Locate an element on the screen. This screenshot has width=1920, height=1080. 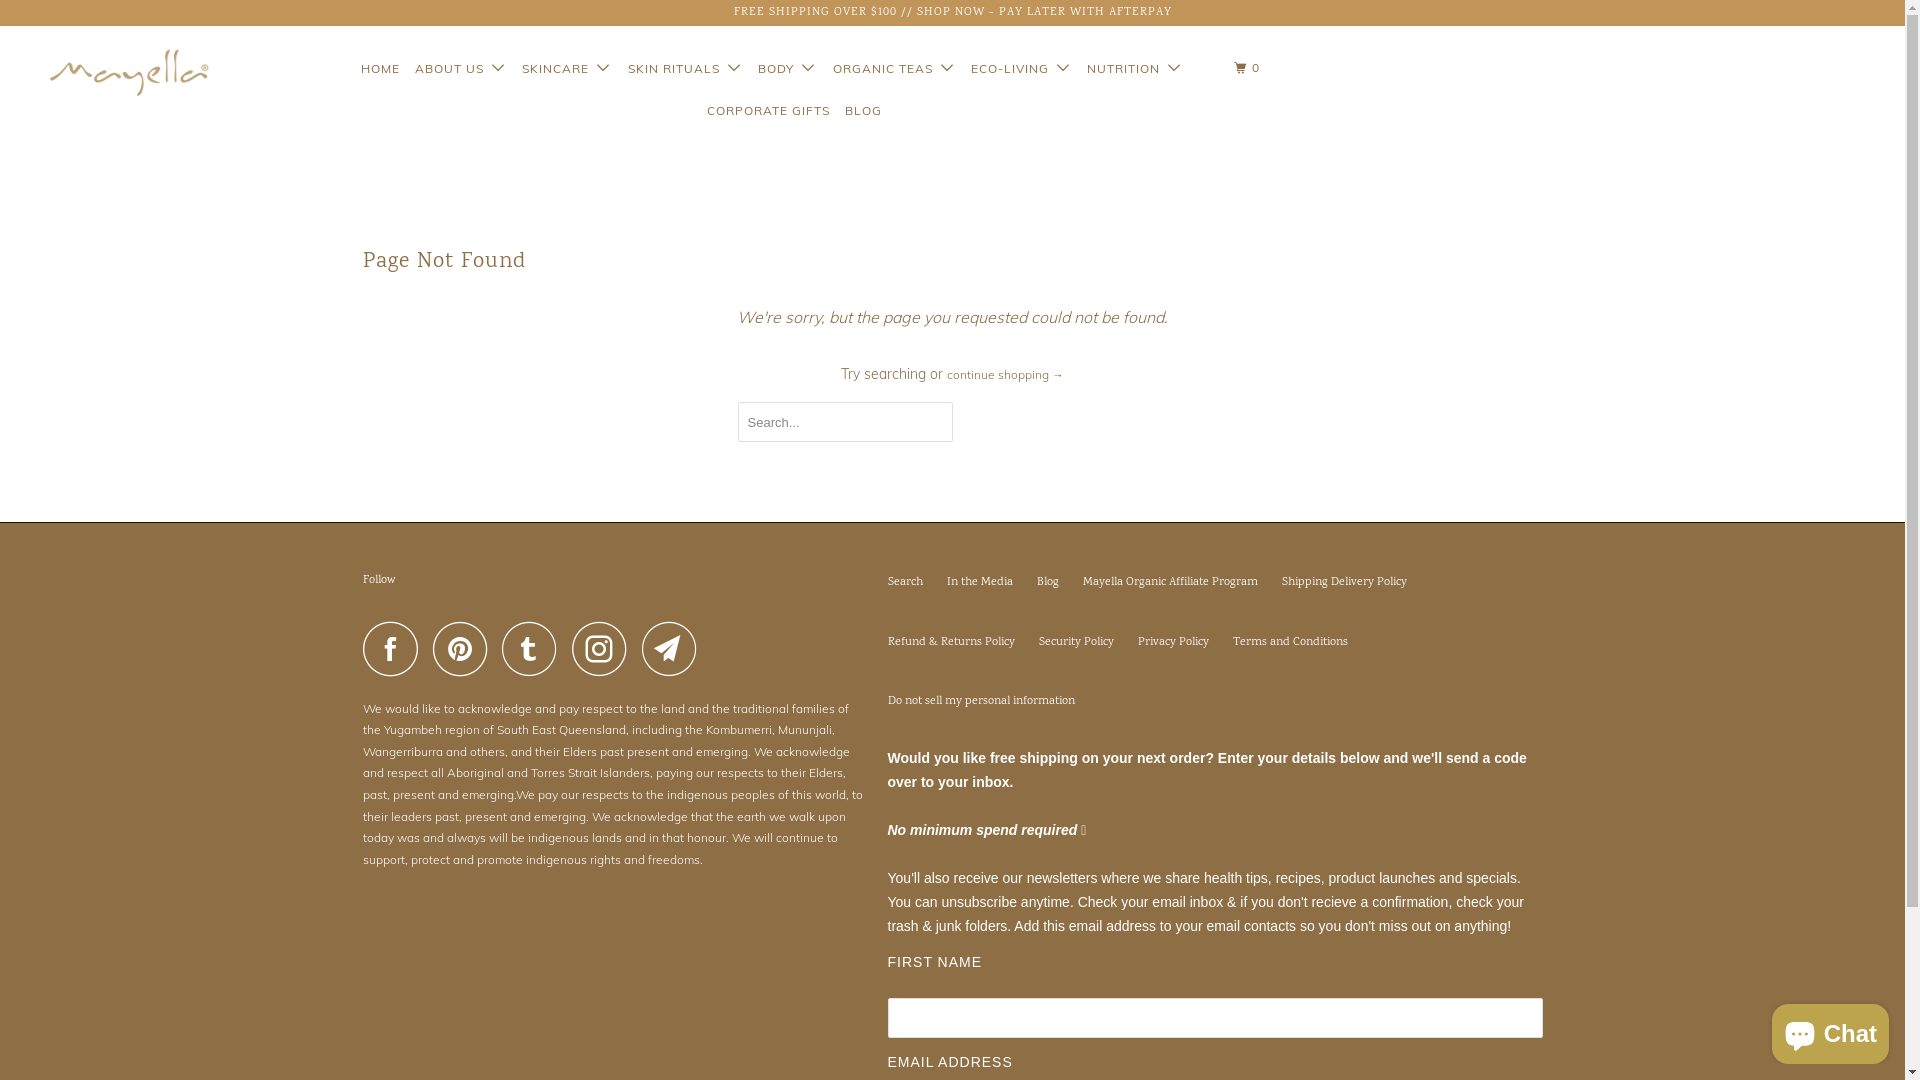
'0' is located at coordinates (1247, 67).